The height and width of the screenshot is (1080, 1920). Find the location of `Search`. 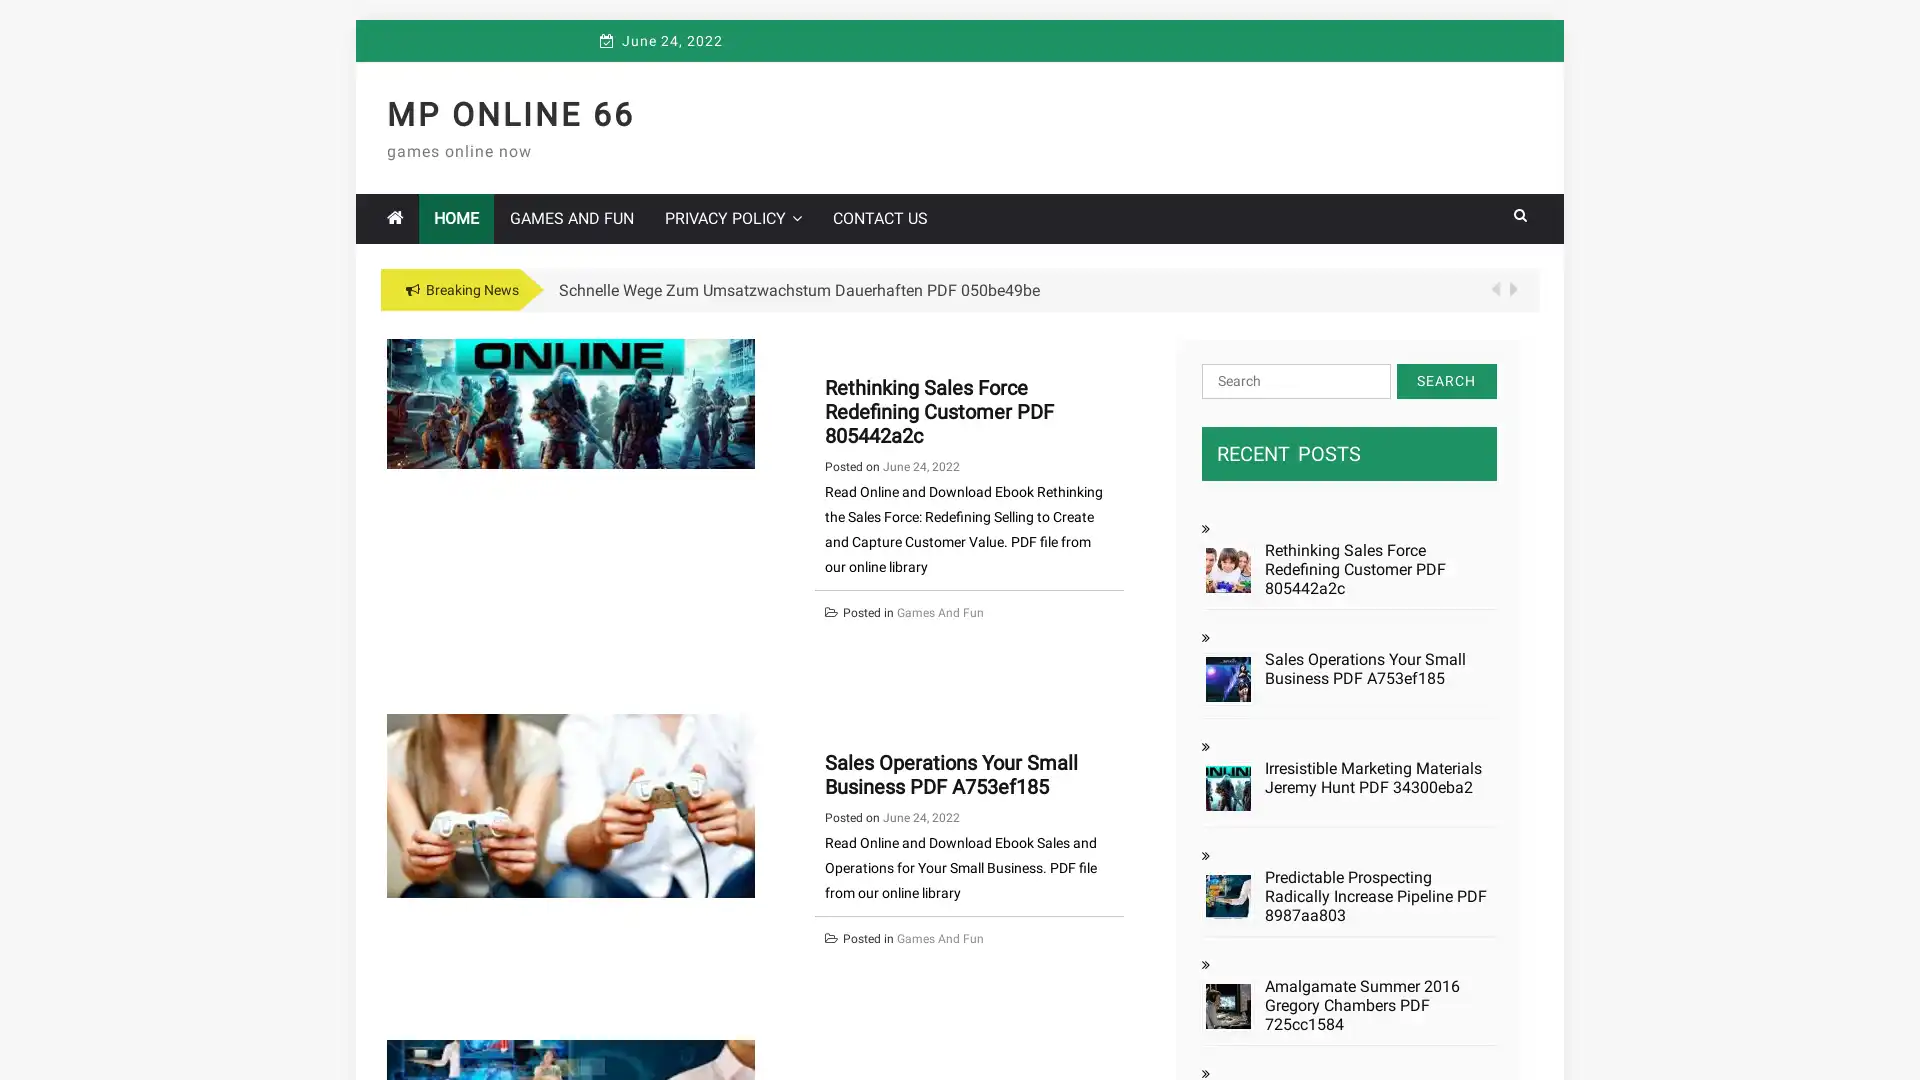

Search is located at coordinates (1445, 380).